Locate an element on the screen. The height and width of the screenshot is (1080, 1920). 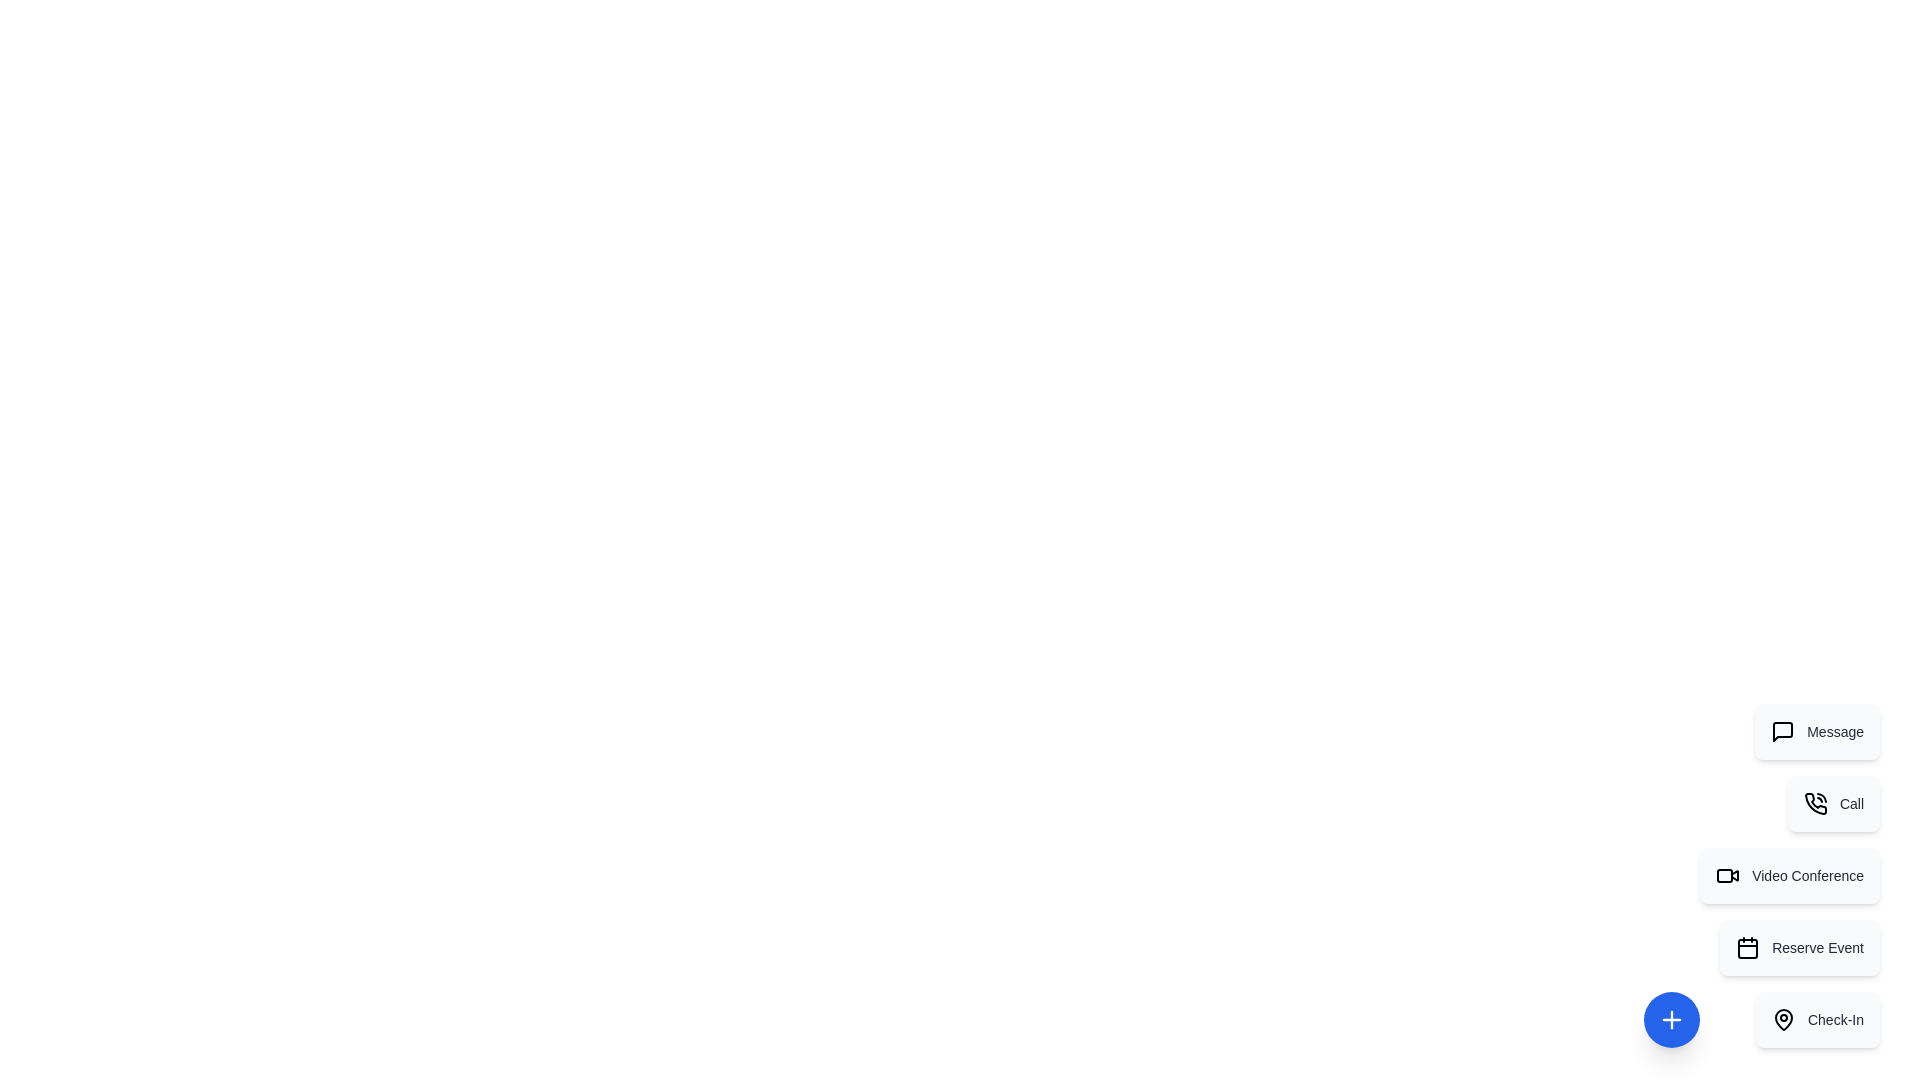
the action item Reserve Event from the menu is located at coordinates (1800, 947).